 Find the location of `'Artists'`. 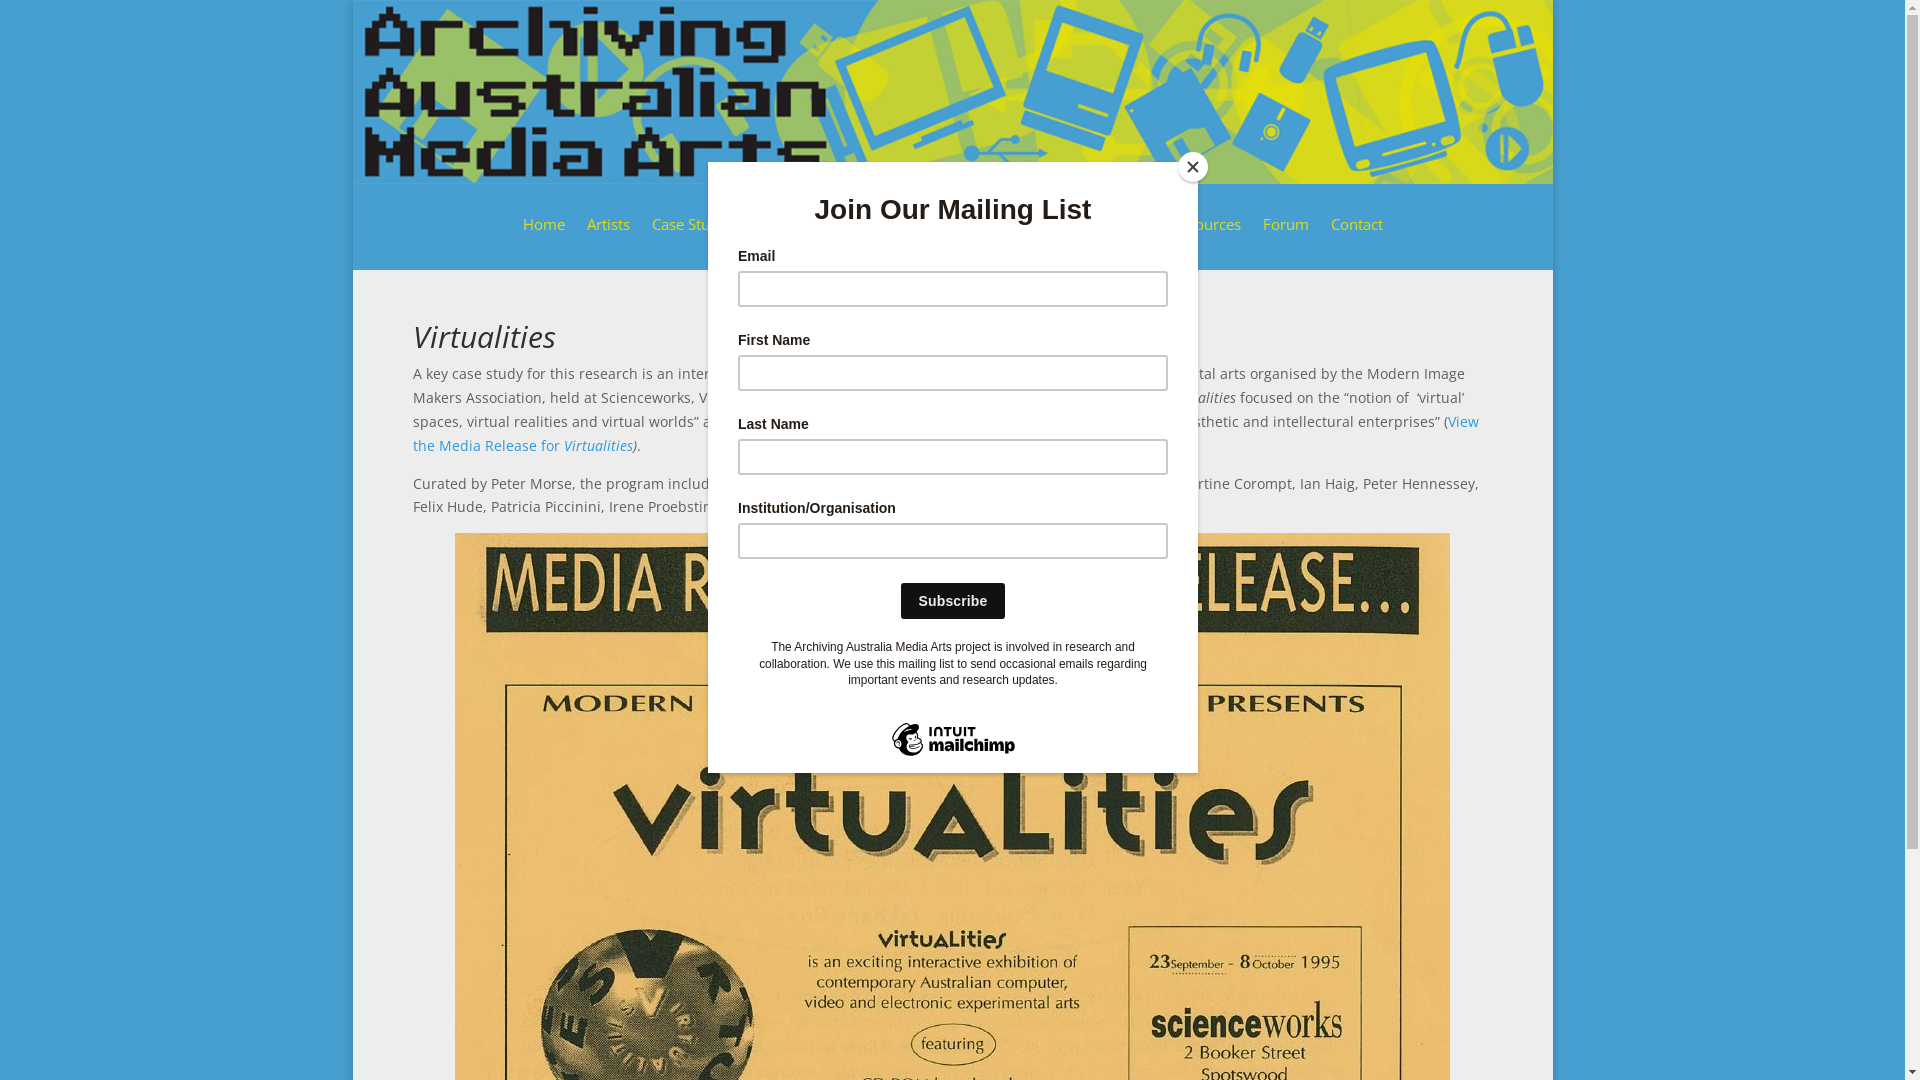

'Artists' is located at coordinates (606, 237).